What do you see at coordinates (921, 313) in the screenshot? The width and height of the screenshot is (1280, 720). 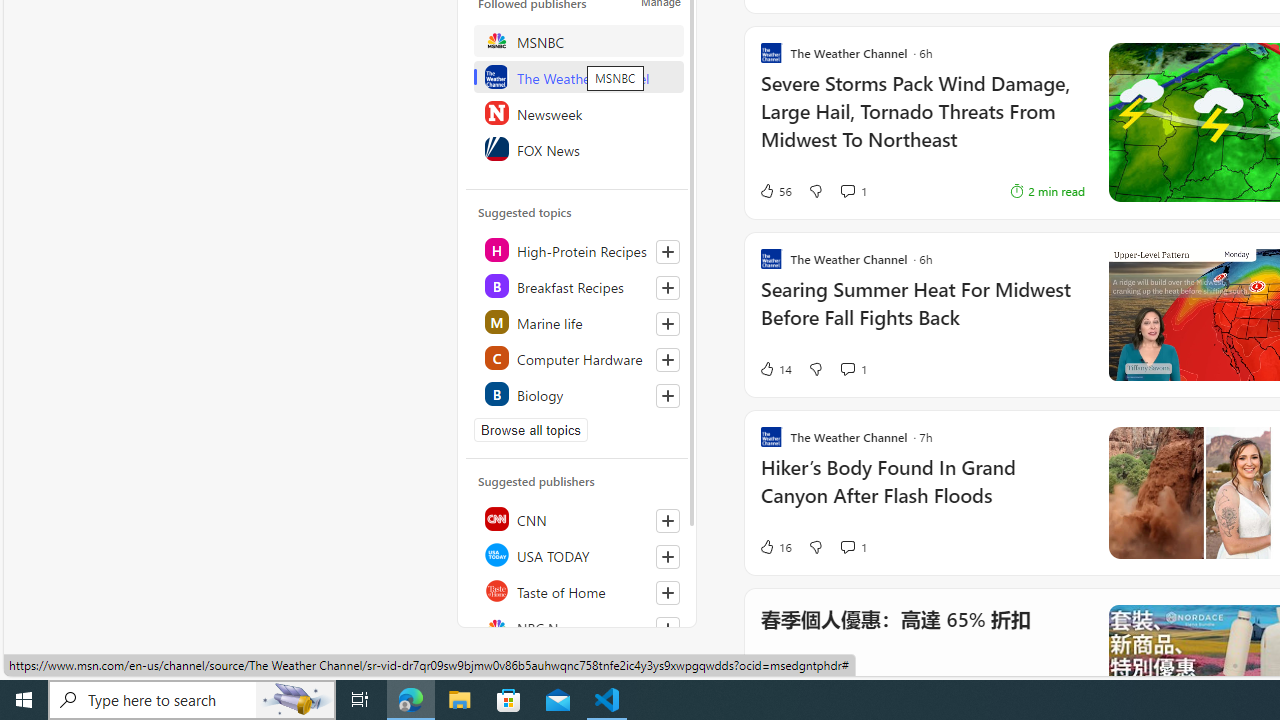 I see `'Searing Summer Heat For Midwest Before Fall Fights Back'` at bounding box center [921, 313].